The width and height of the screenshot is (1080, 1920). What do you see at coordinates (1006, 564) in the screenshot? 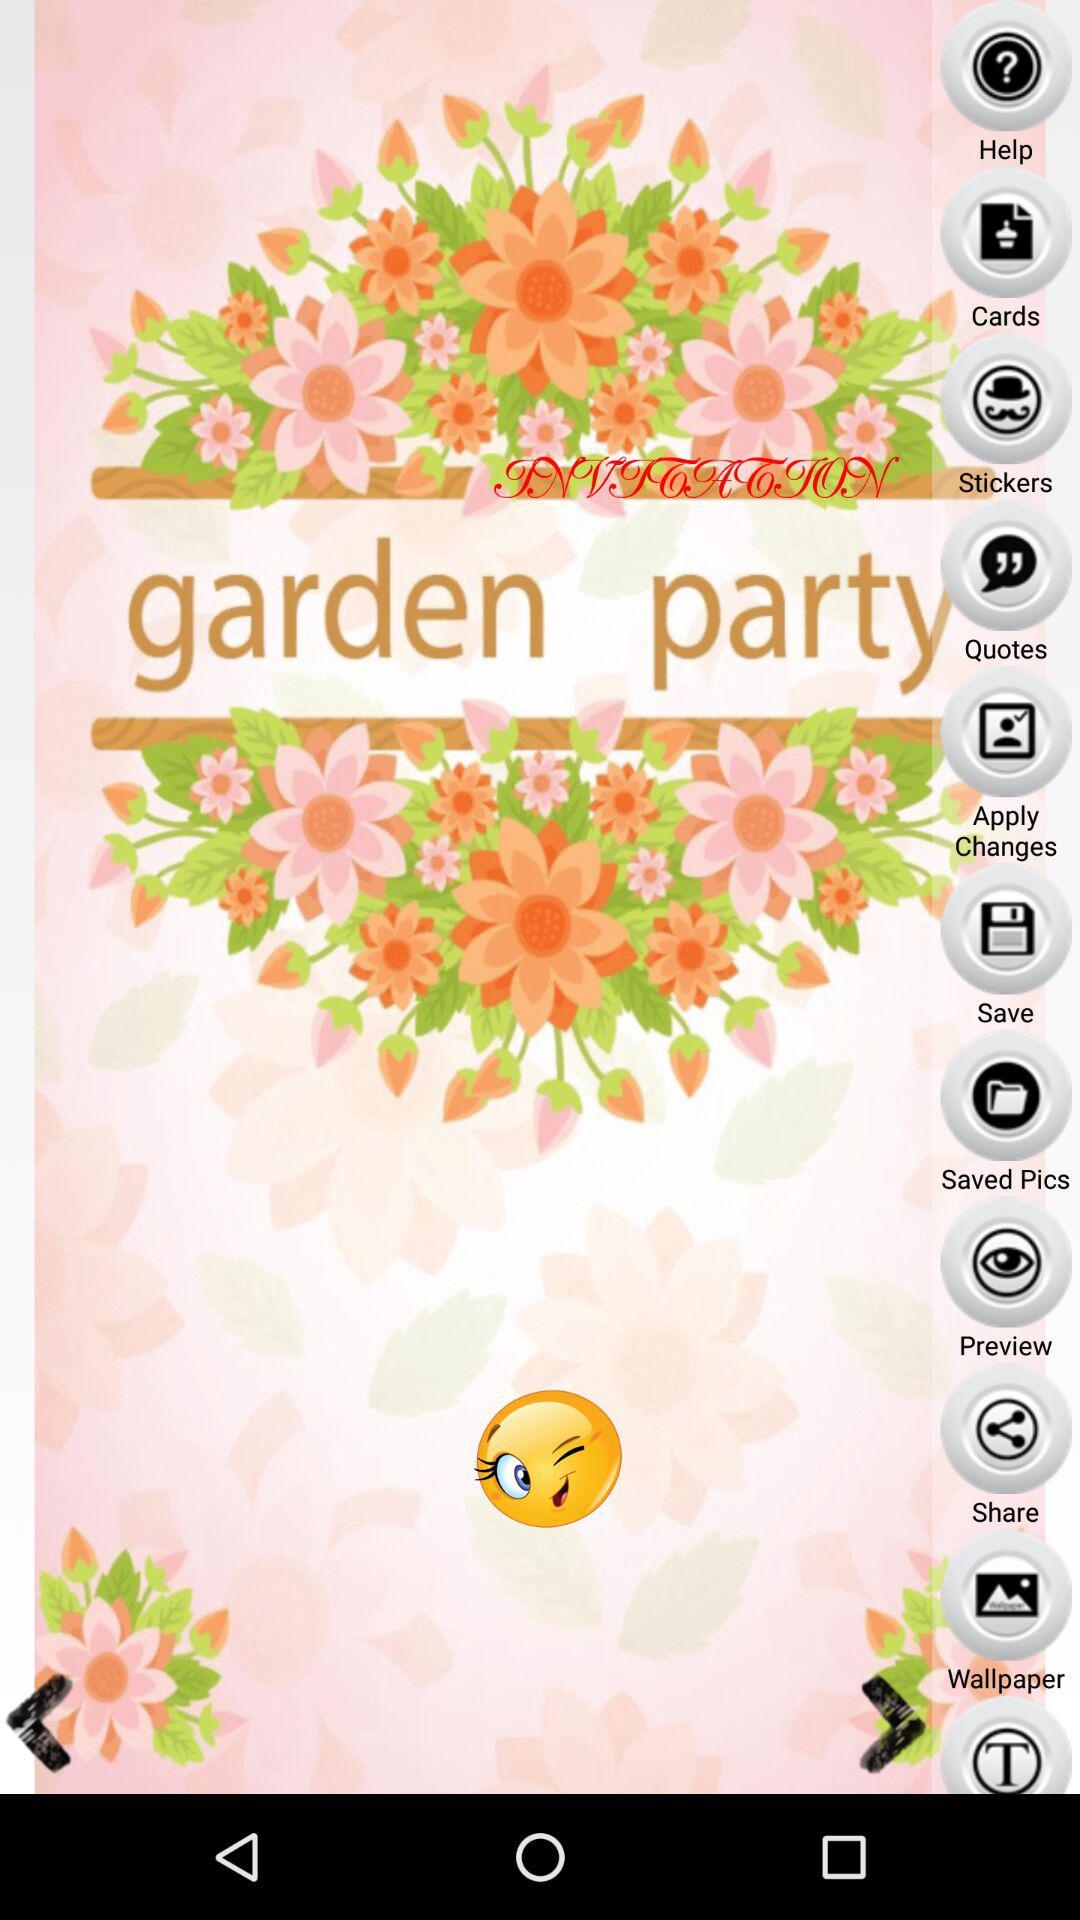
I see `the item above the quotes icon` at bounding box center [1006, 564].